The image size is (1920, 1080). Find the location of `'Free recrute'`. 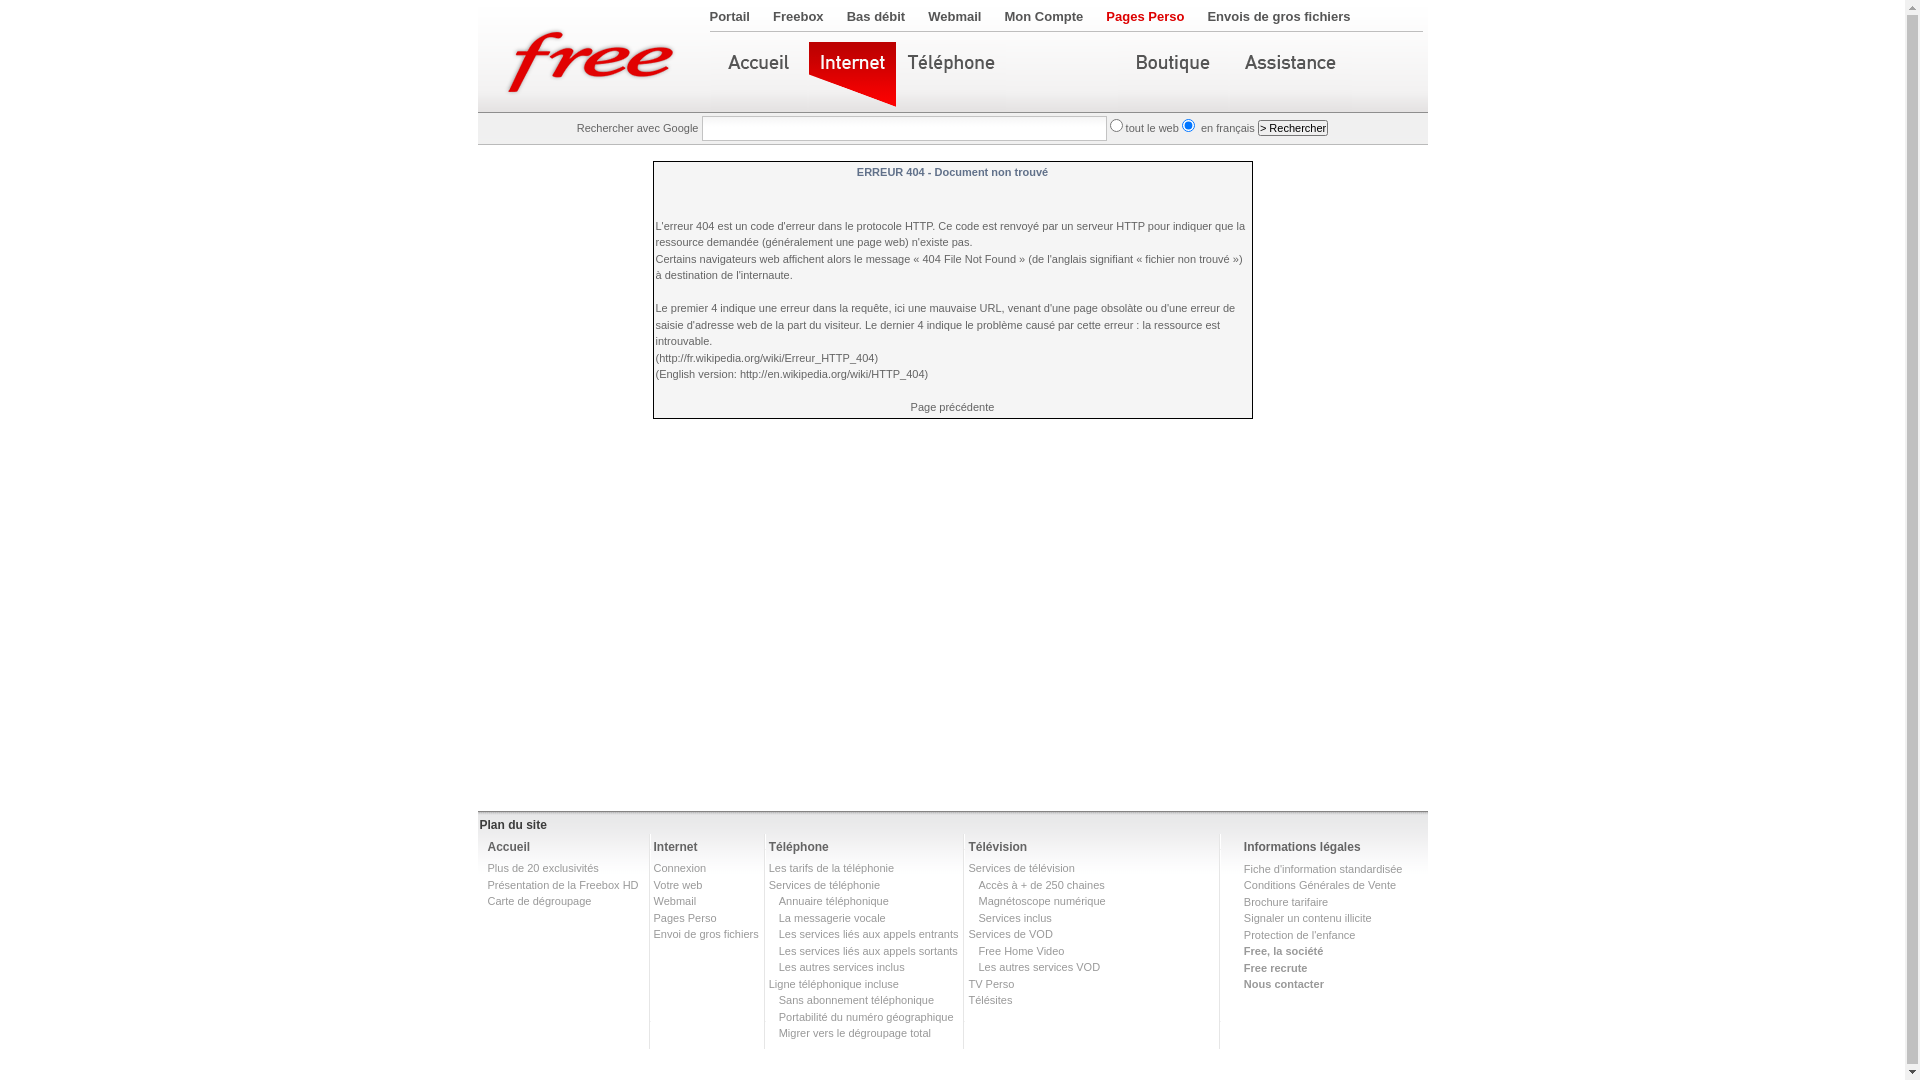

'Free recrute' is located at coordinates (1275, 967).